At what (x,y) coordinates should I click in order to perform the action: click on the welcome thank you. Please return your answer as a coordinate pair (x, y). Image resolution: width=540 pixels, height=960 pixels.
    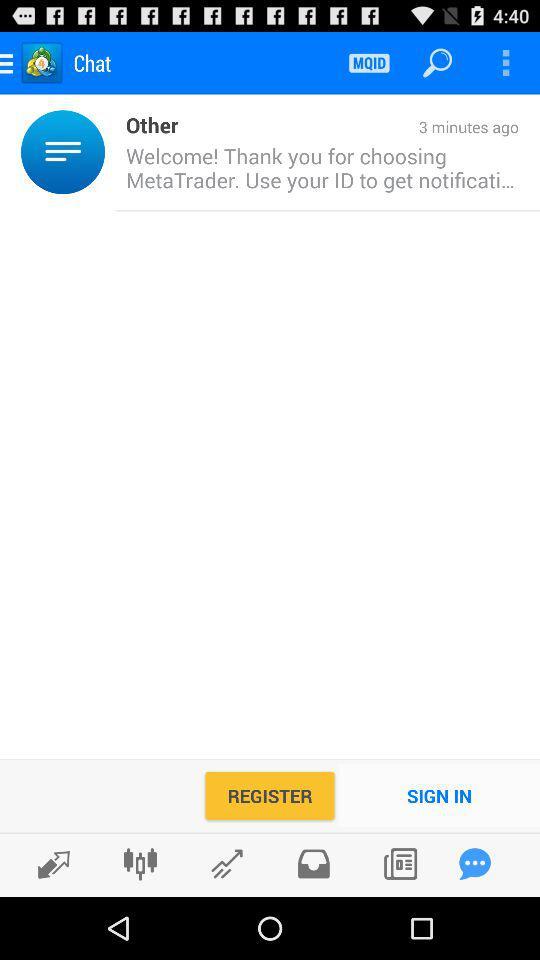
    Looking at the image, I should click on (317, 166).